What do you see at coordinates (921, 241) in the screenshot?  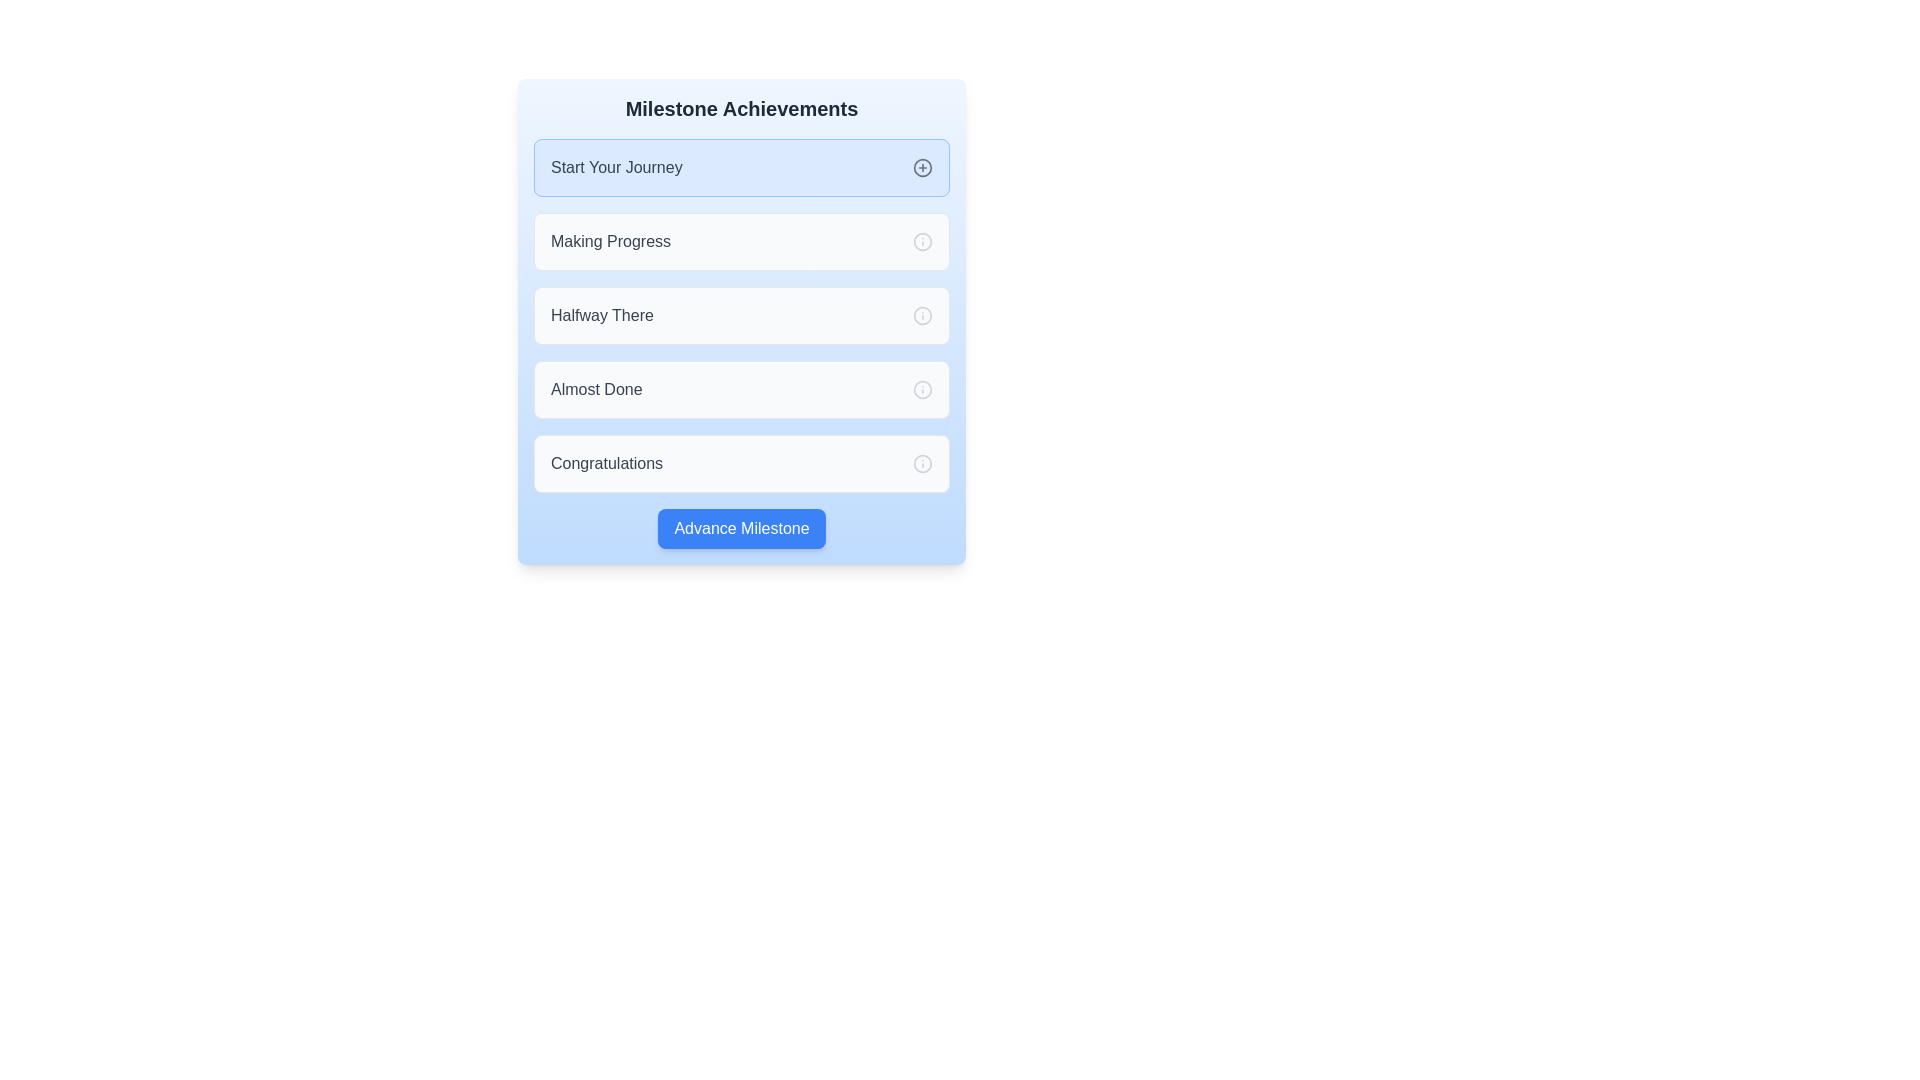 I see `the circular information icon with a gray outline and interior, located to the right of the 'Making Progress' text` at bounding box center [921, 241].